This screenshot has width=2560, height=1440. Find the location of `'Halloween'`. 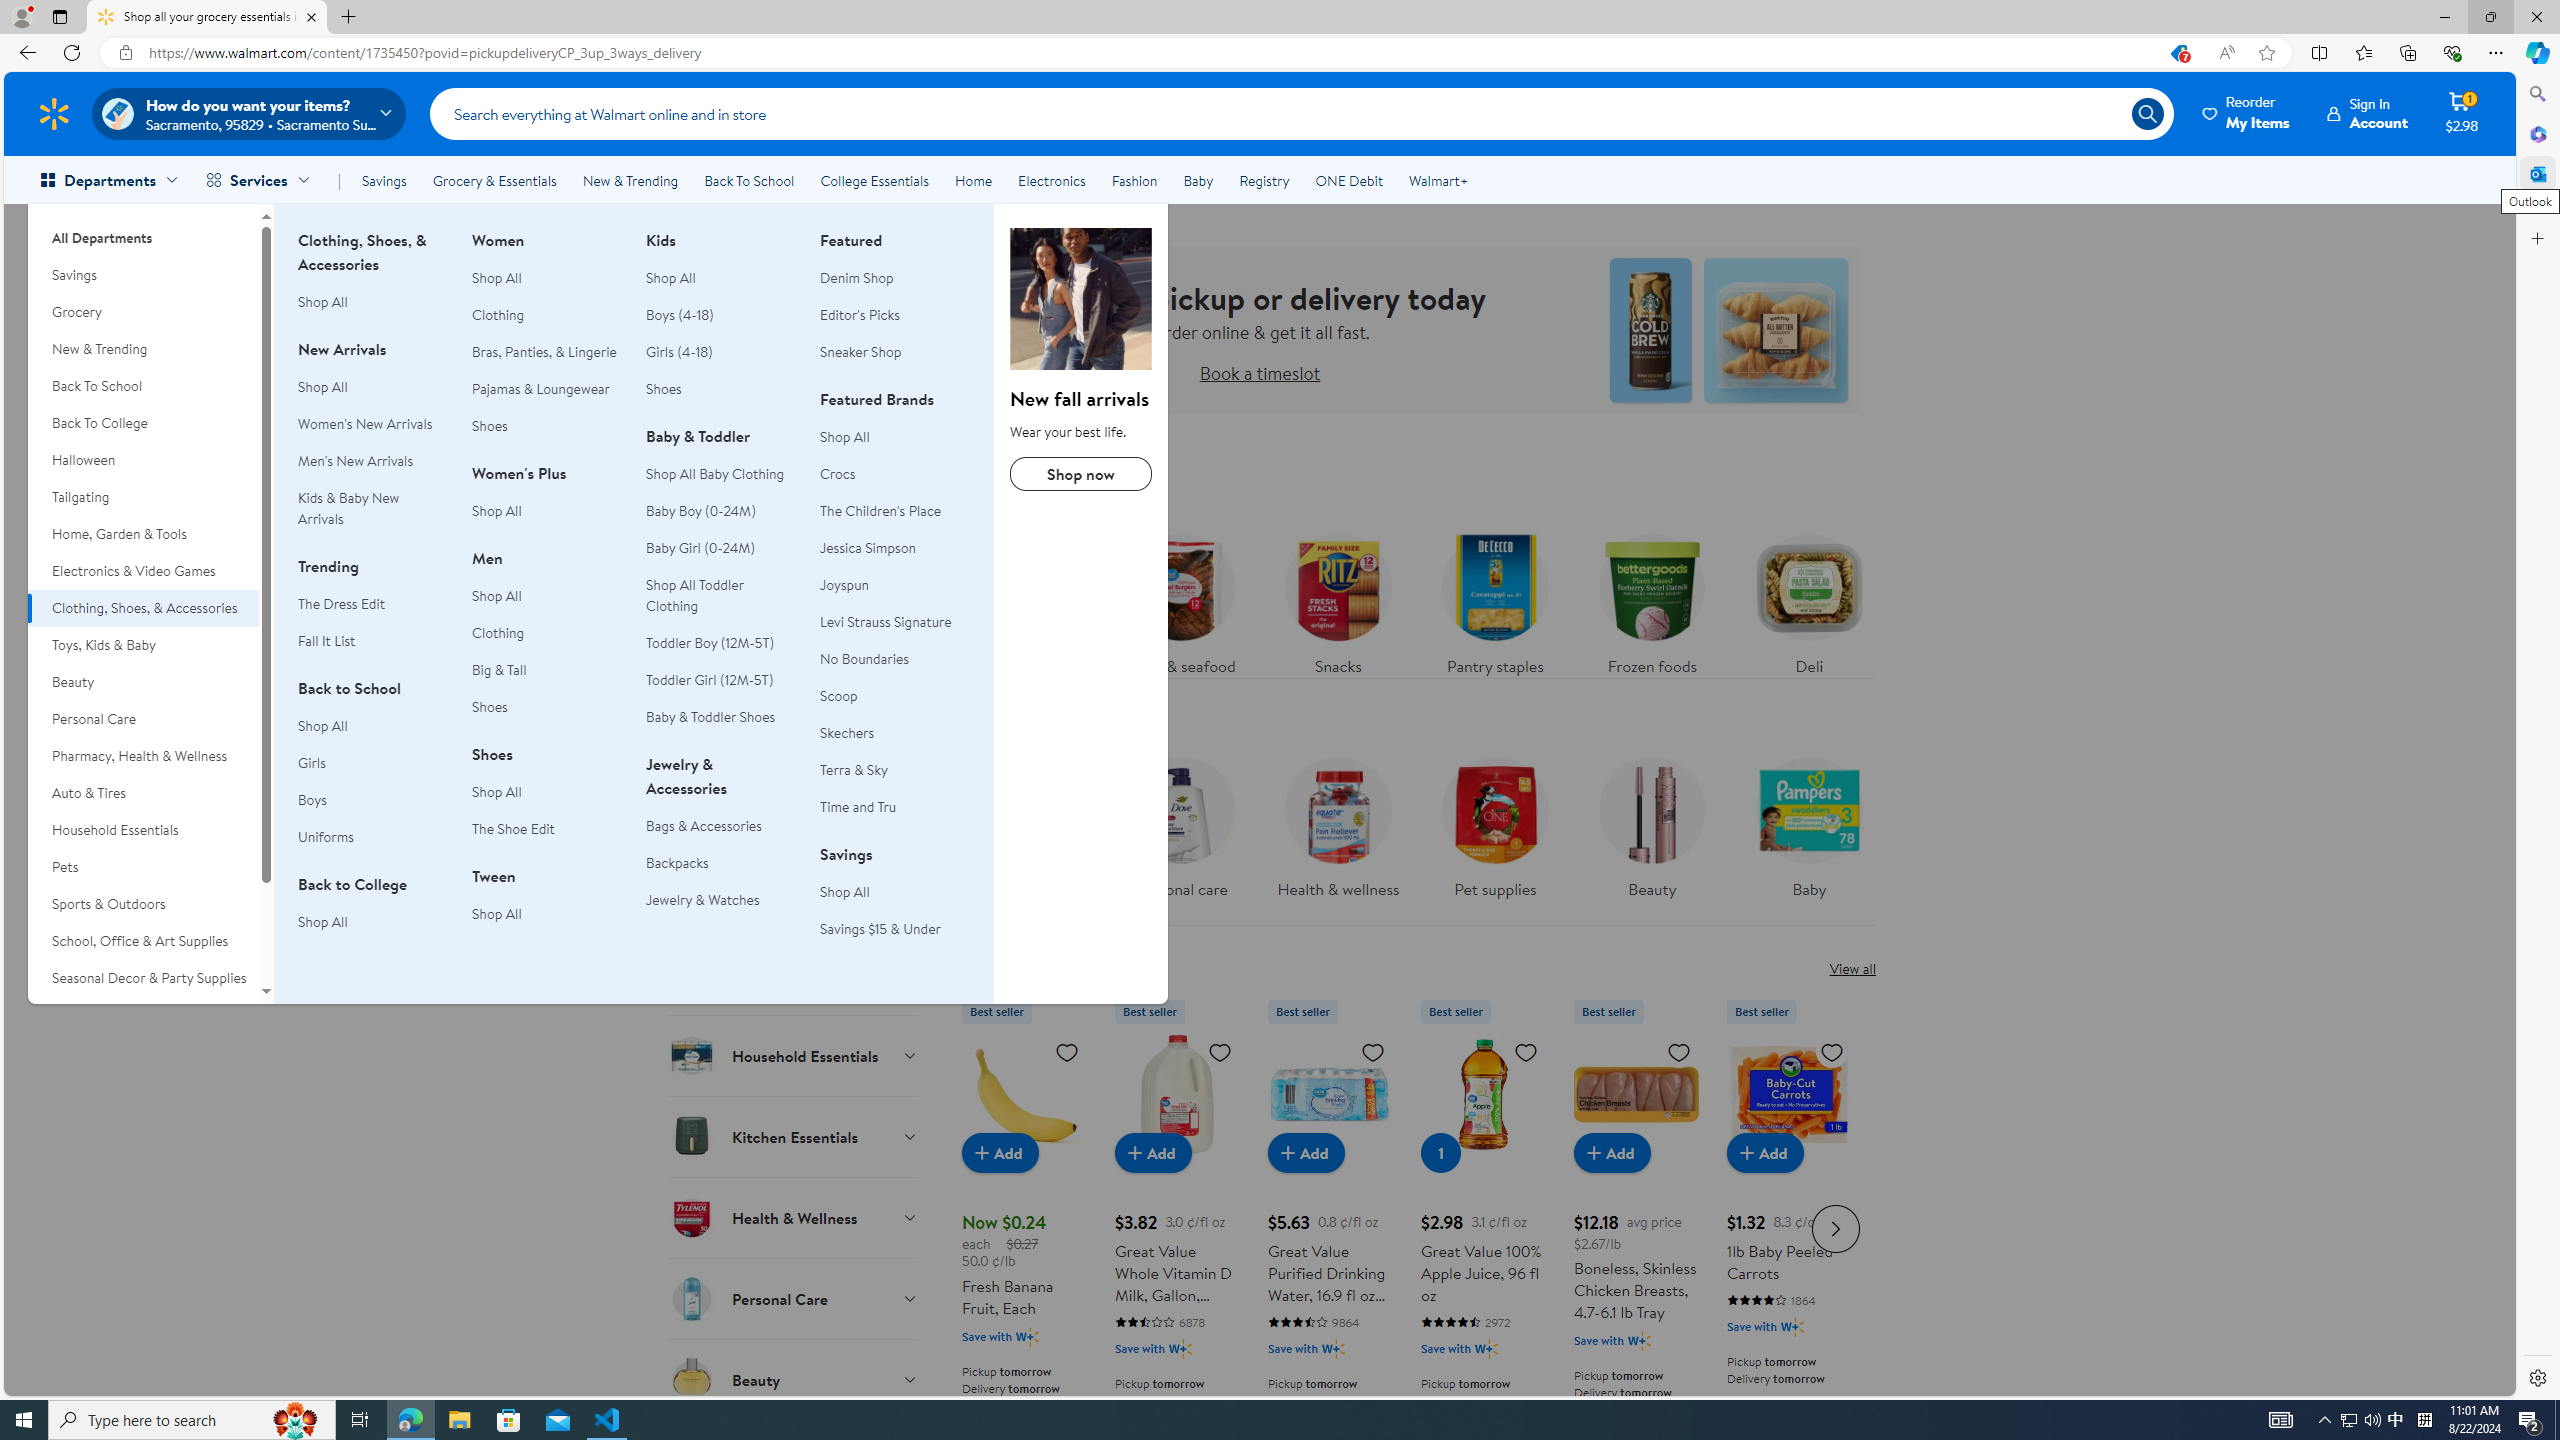

'Halloween' is located at coordinates (142, 459).